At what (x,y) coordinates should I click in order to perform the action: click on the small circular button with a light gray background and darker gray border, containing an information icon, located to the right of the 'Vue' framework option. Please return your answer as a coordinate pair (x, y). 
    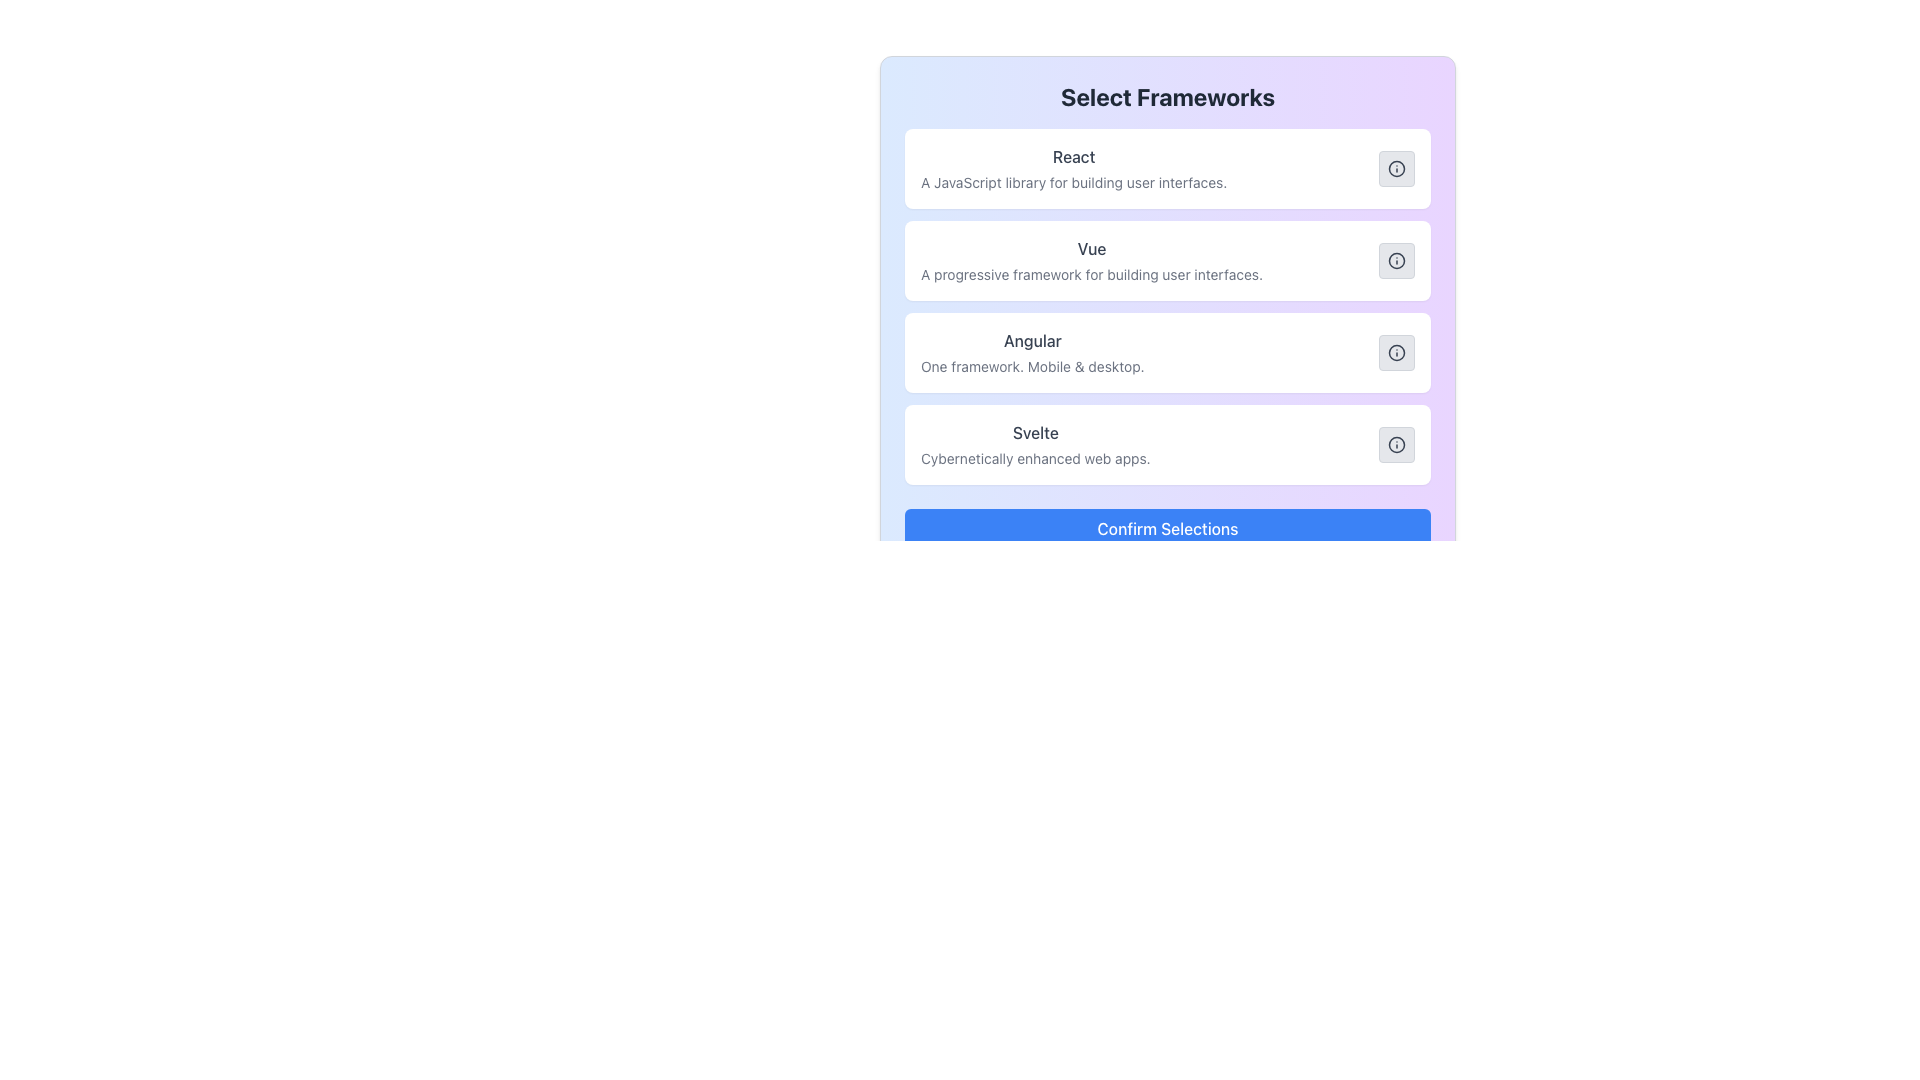
    Looking at the image, I should click on (1395, 260).